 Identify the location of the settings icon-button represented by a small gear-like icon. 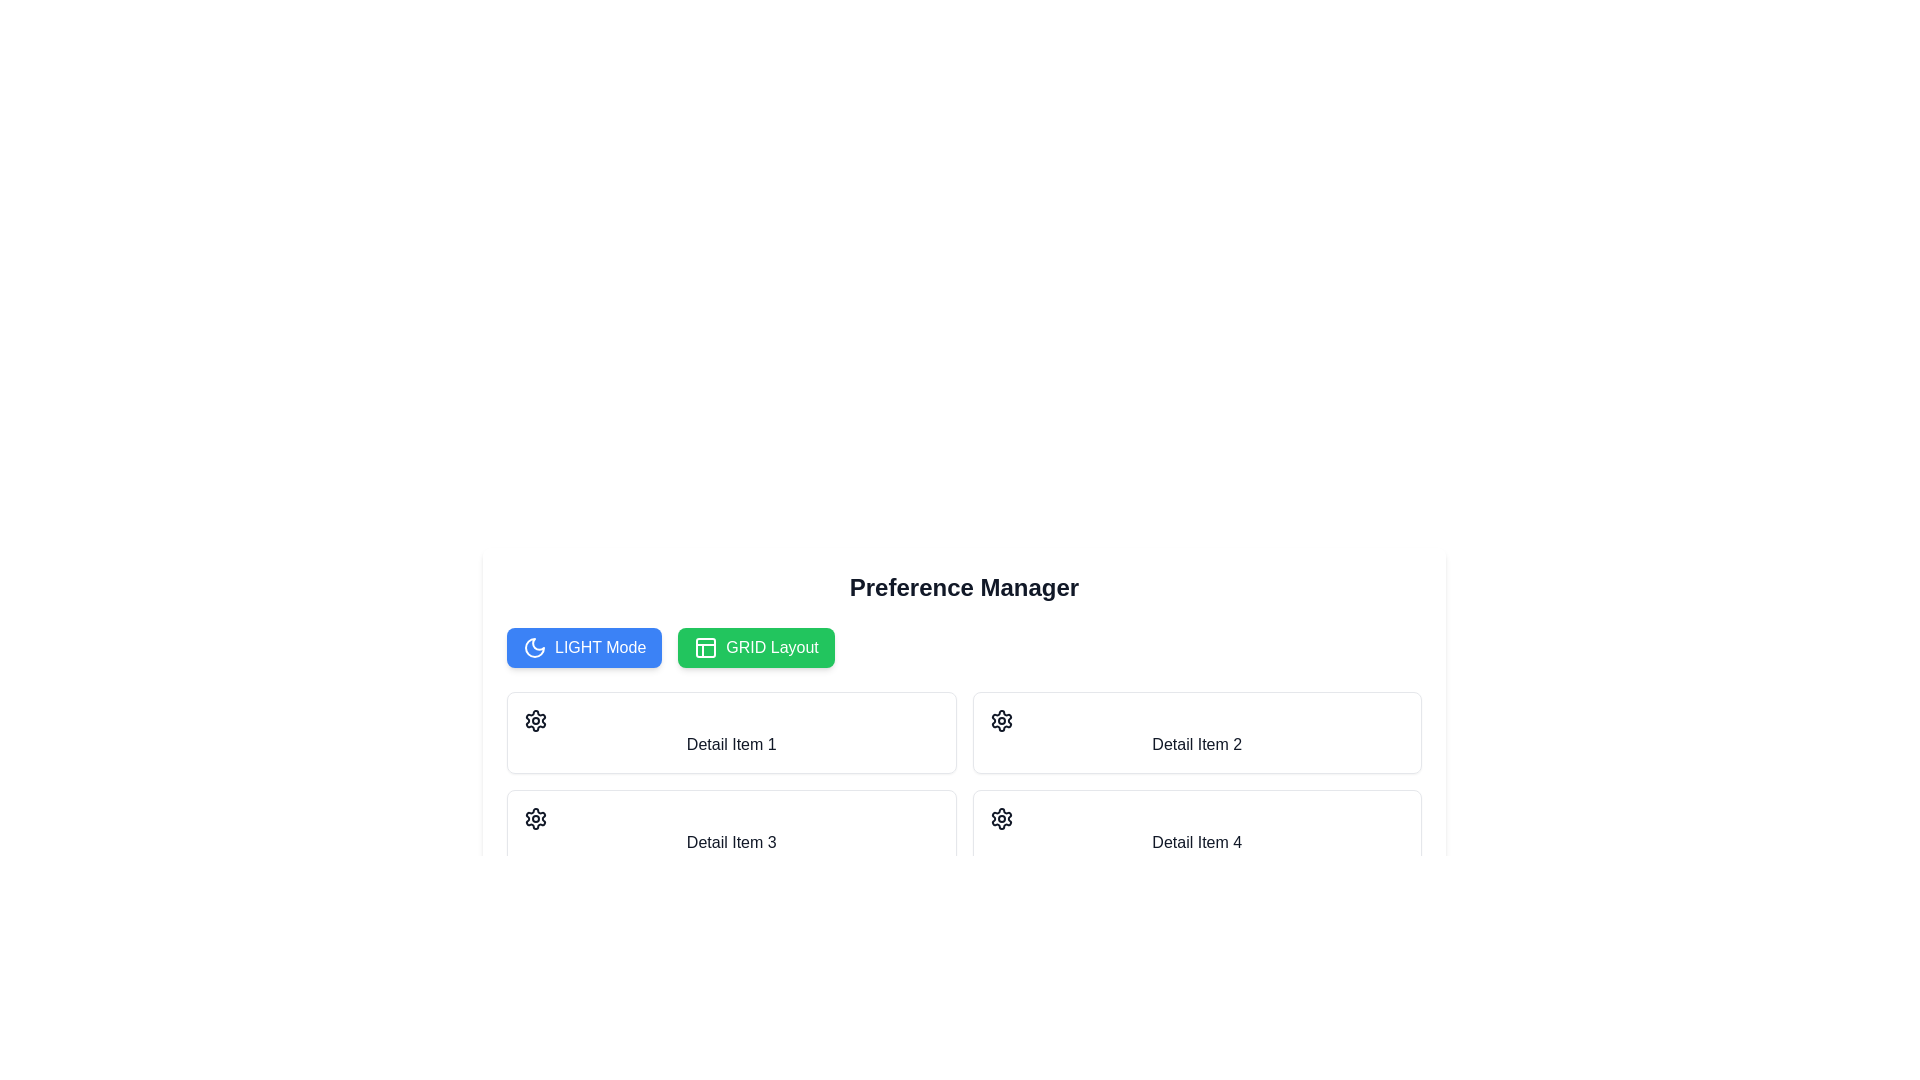
(1001, 721).